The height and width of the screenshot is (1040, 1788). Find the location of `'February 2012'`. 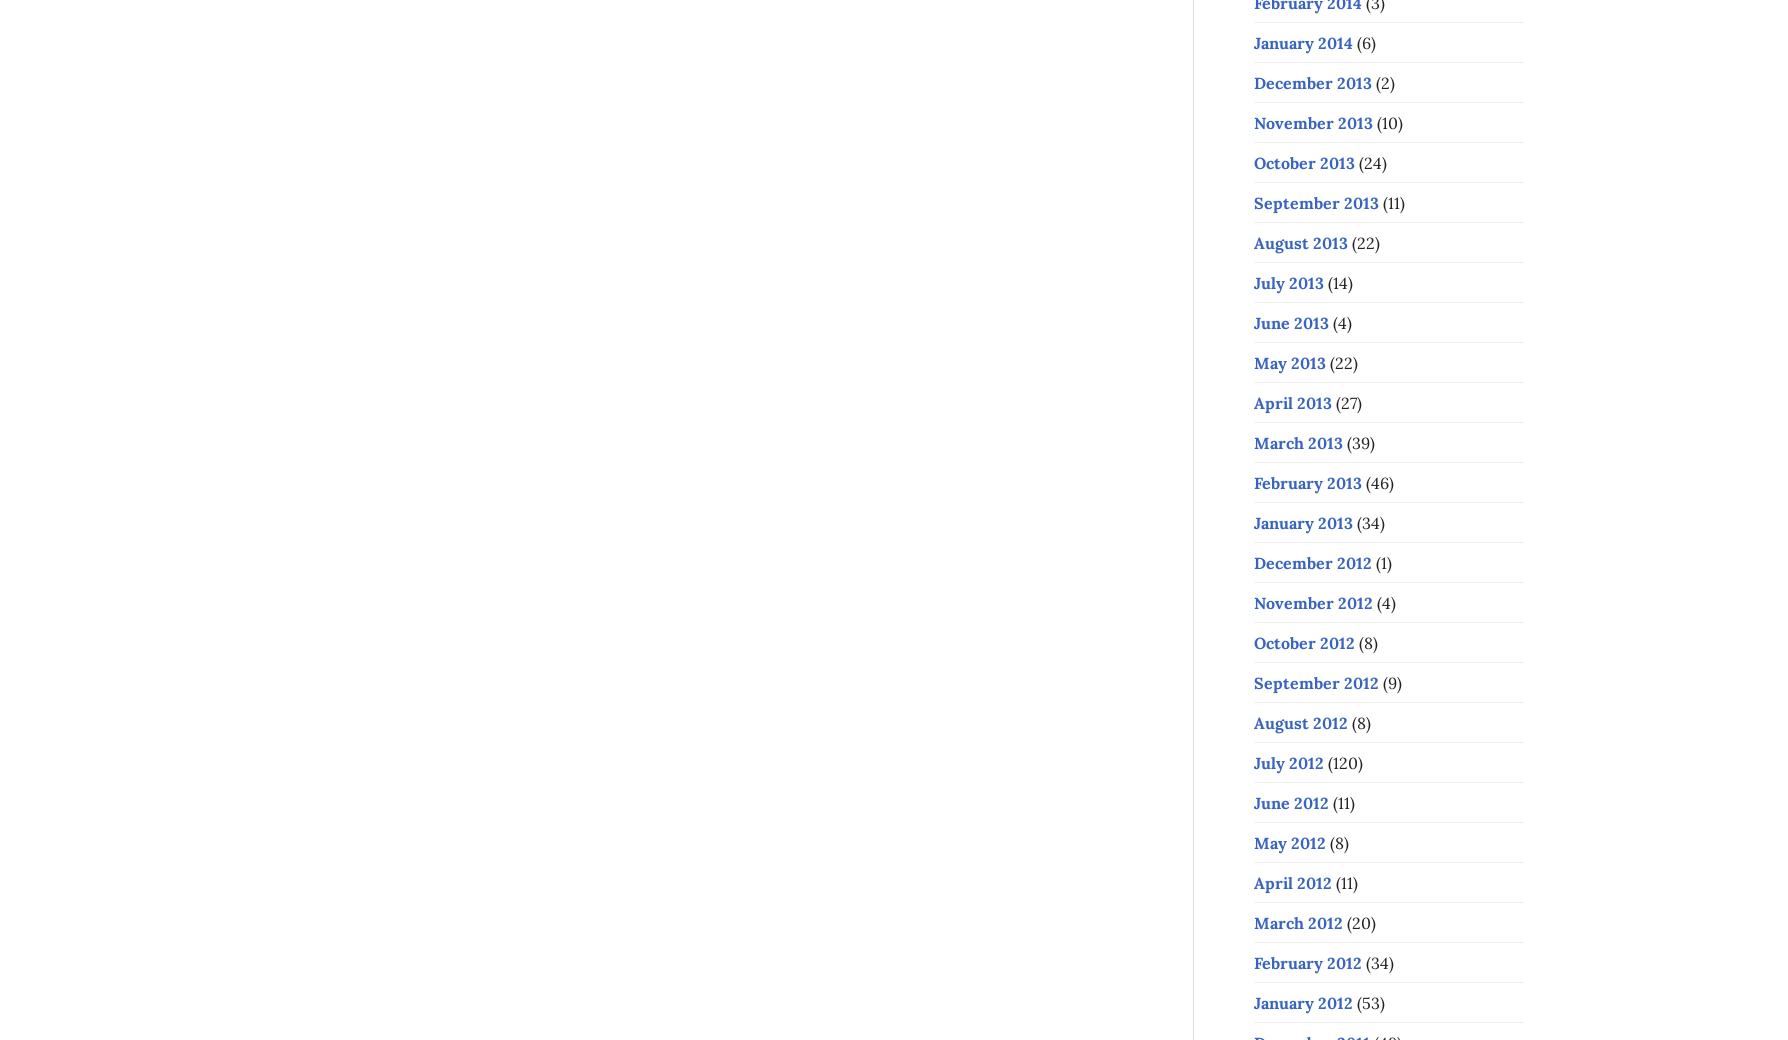

'February 2012' is located at coordinates (1306, 962).